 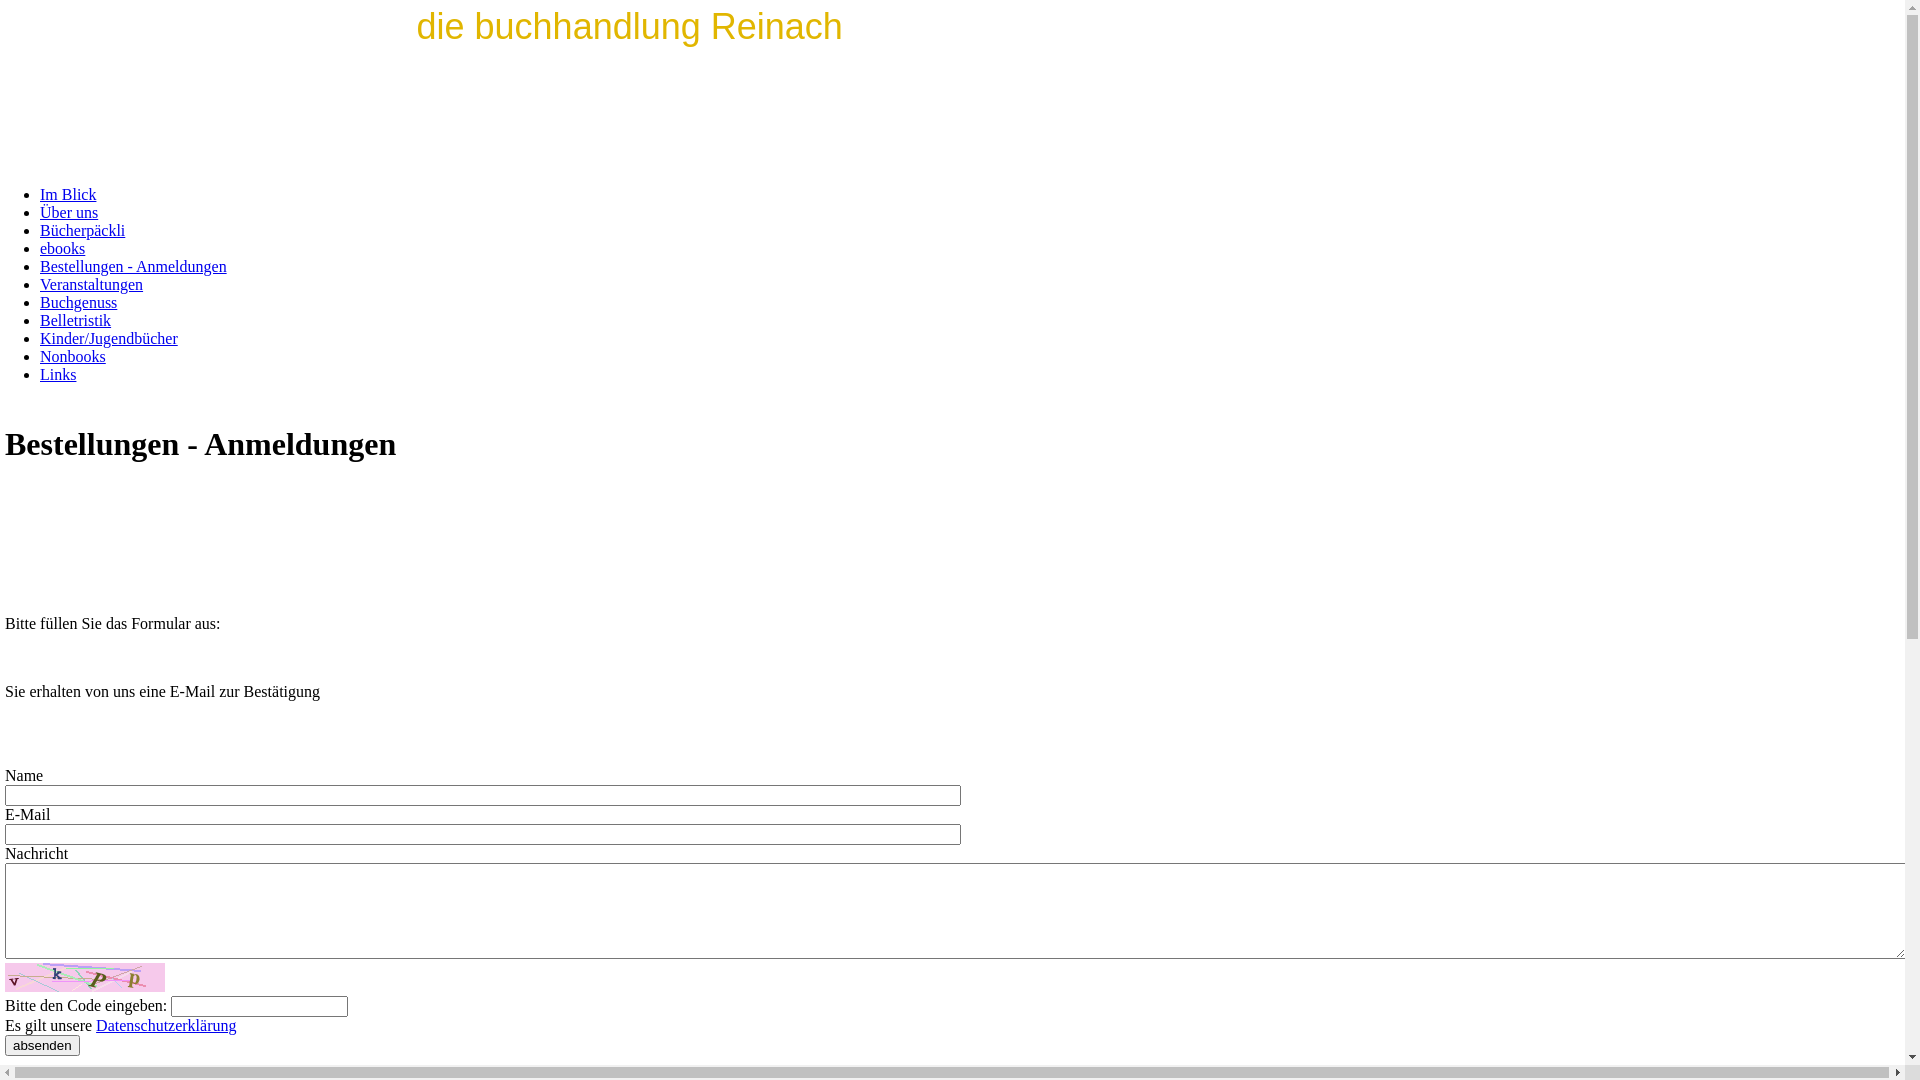 What do you see at coordinates (62, 247) in the screenshot?
I see `'ebooks'` at bounding box center [62, 247].